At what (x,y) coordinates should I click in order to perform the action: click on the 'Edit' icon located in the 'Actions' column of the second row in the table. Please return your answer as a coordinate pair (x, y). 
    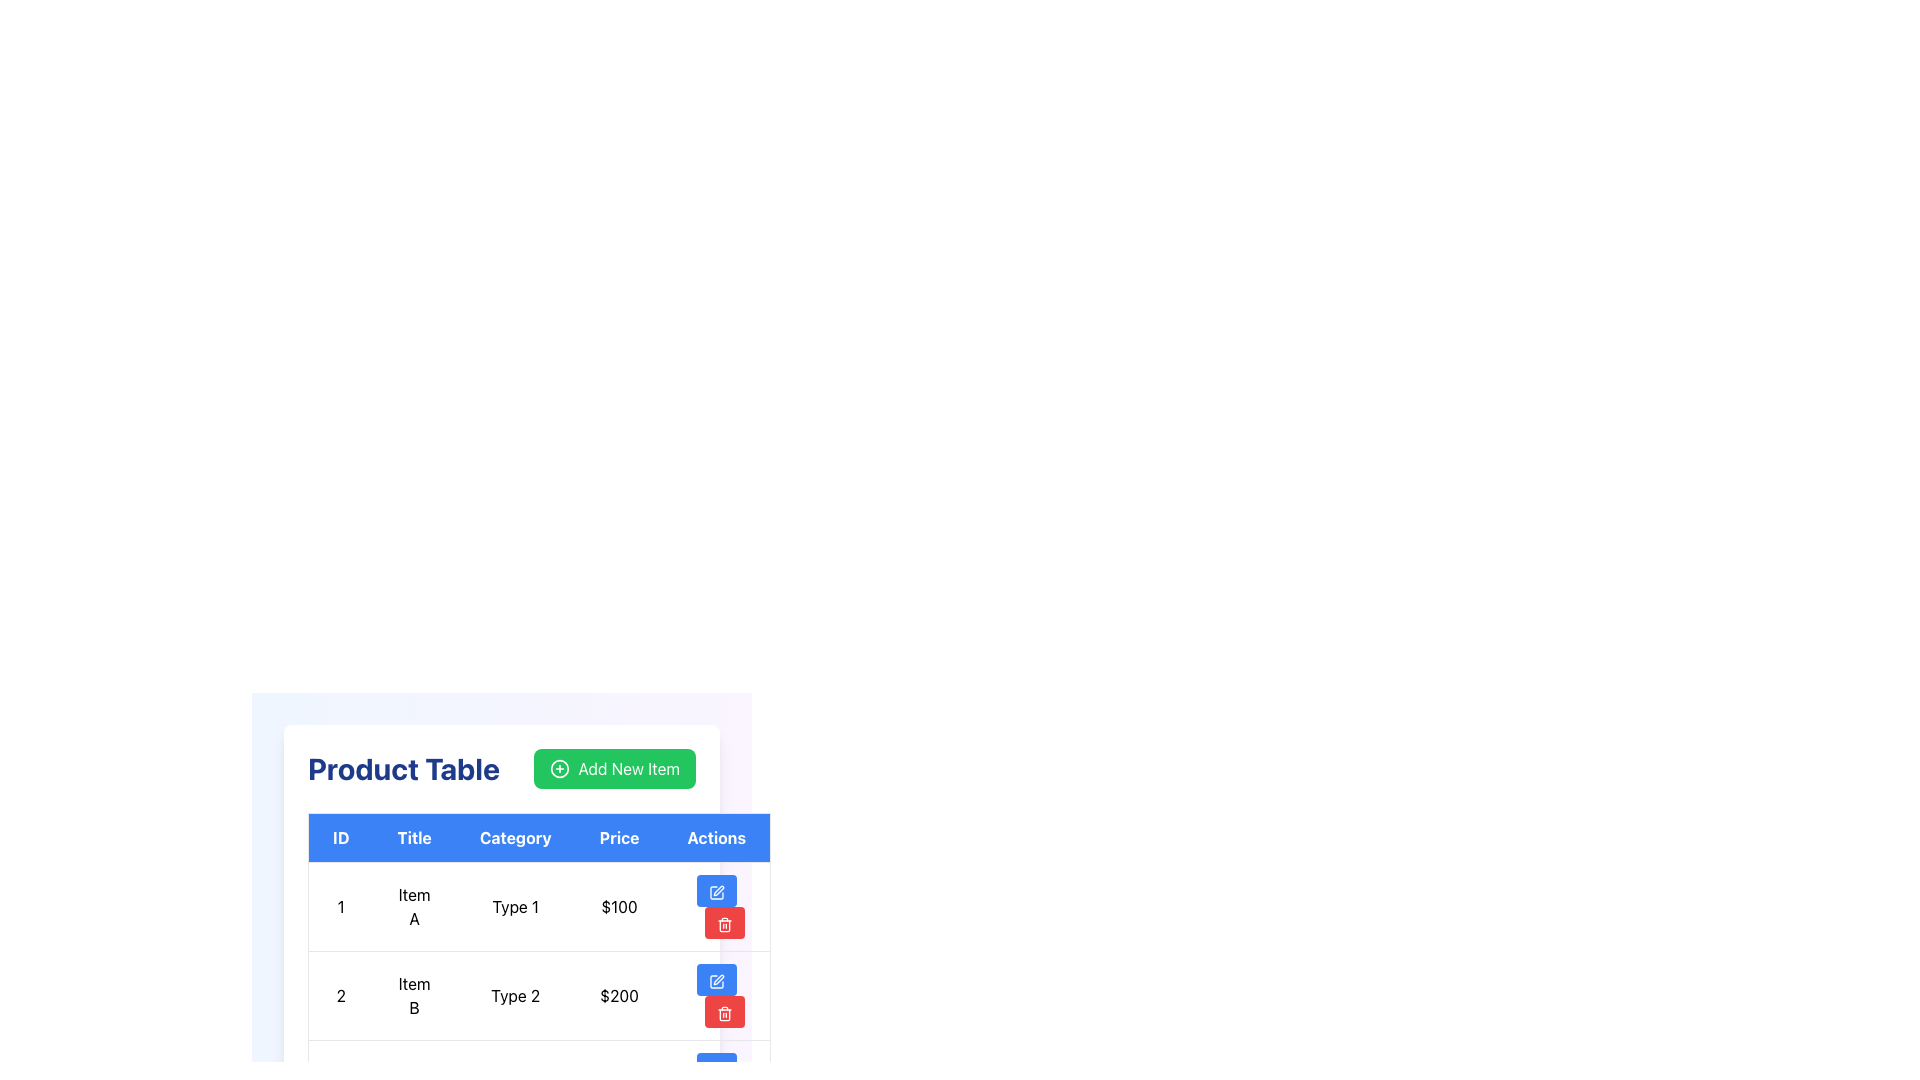
    Looking at the image, I should click on (718, 978).